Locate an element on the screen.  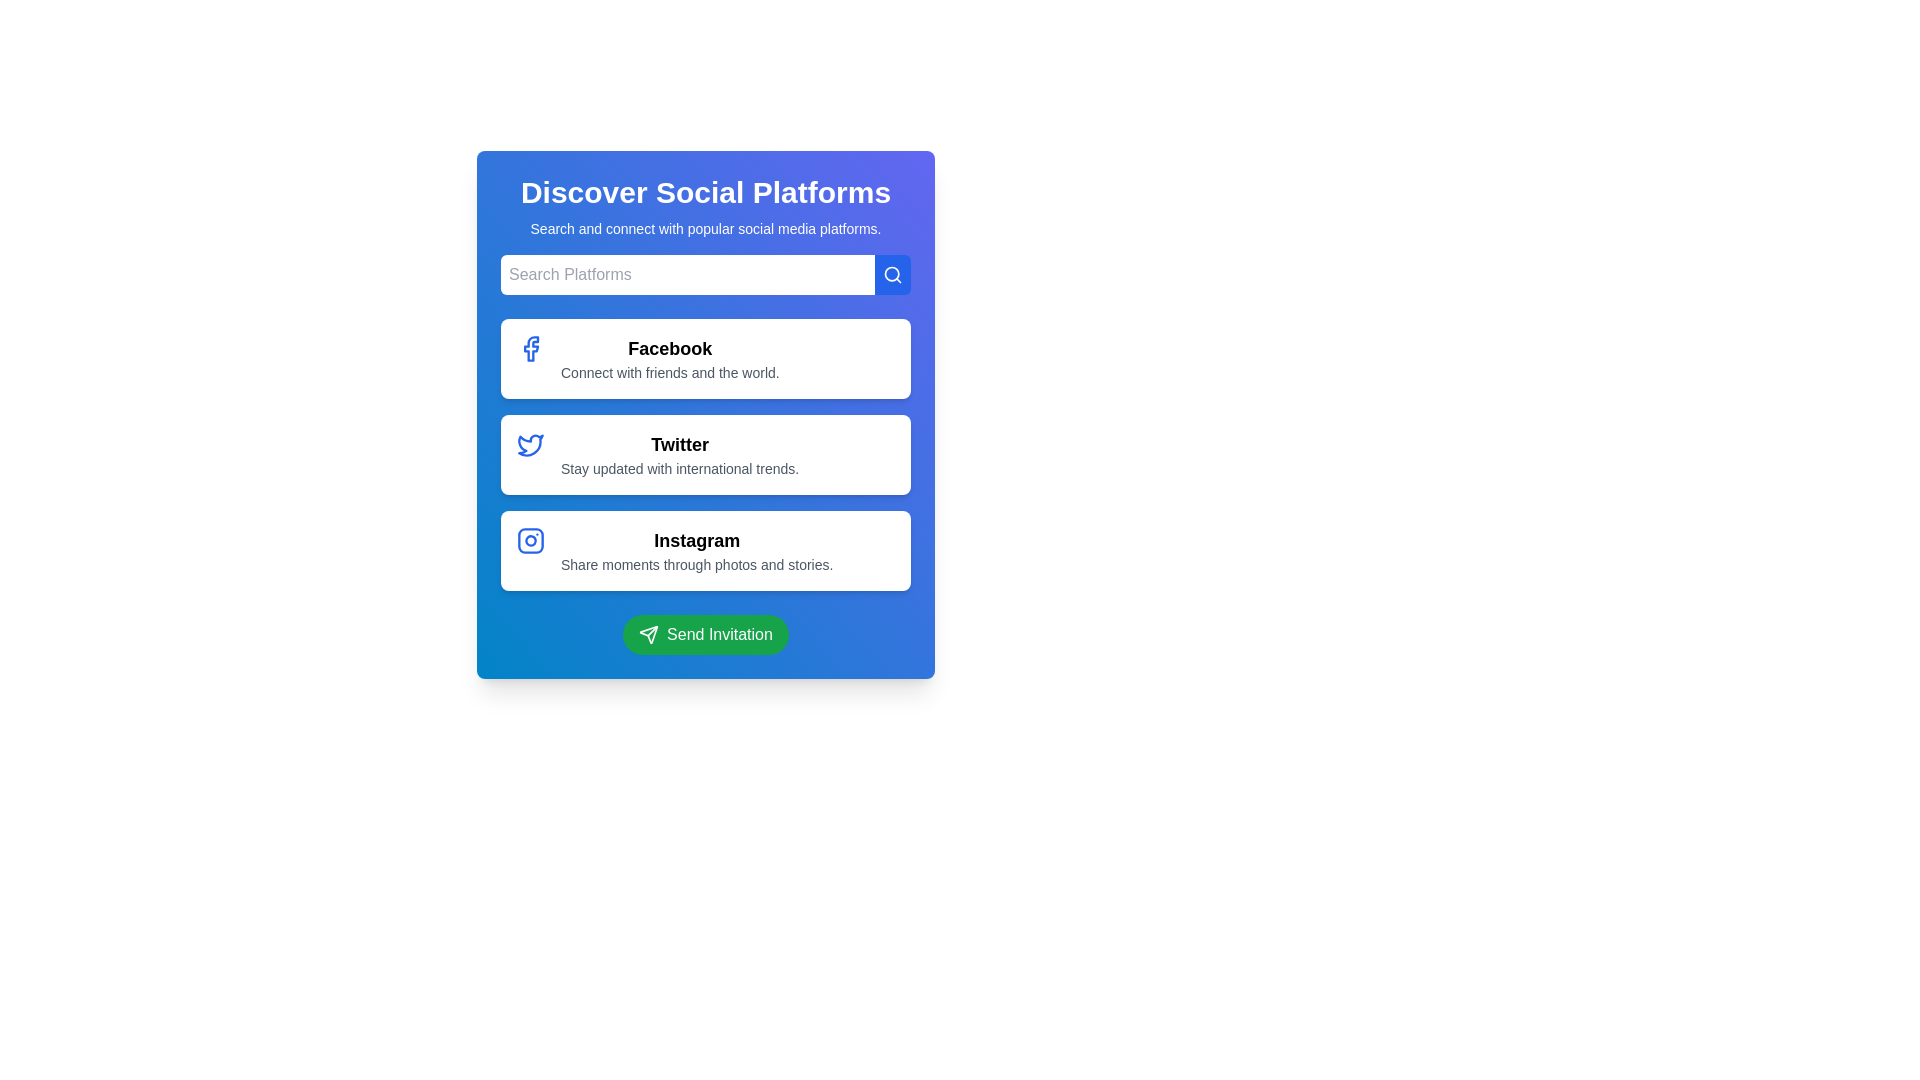
the descriptive text block that contains a bolded 'Instagram' title and a smaller gray subtext about sharing moments, located under the header 'Discover Social Platforms' is located at coordinates (697, 551).